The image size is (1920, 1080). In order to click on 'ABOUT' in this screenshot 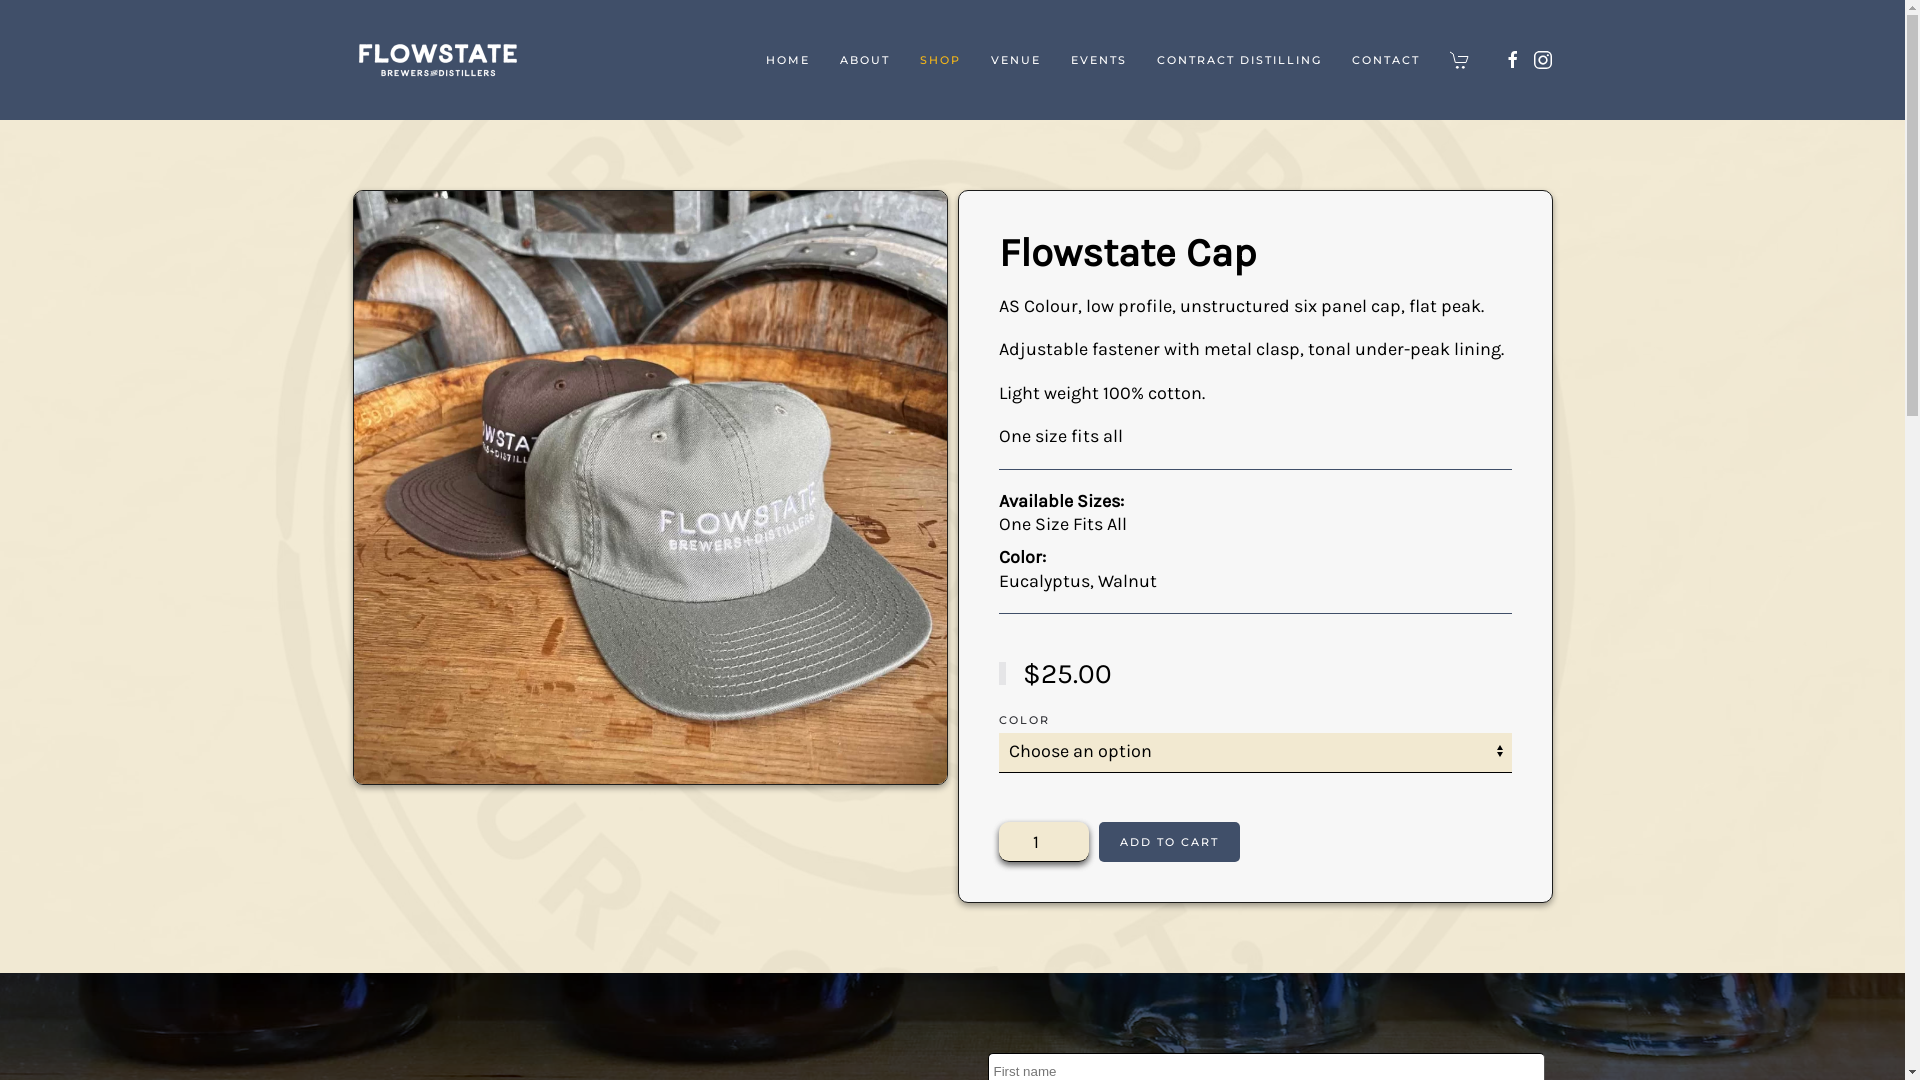, I will do `click(864, 59)`.